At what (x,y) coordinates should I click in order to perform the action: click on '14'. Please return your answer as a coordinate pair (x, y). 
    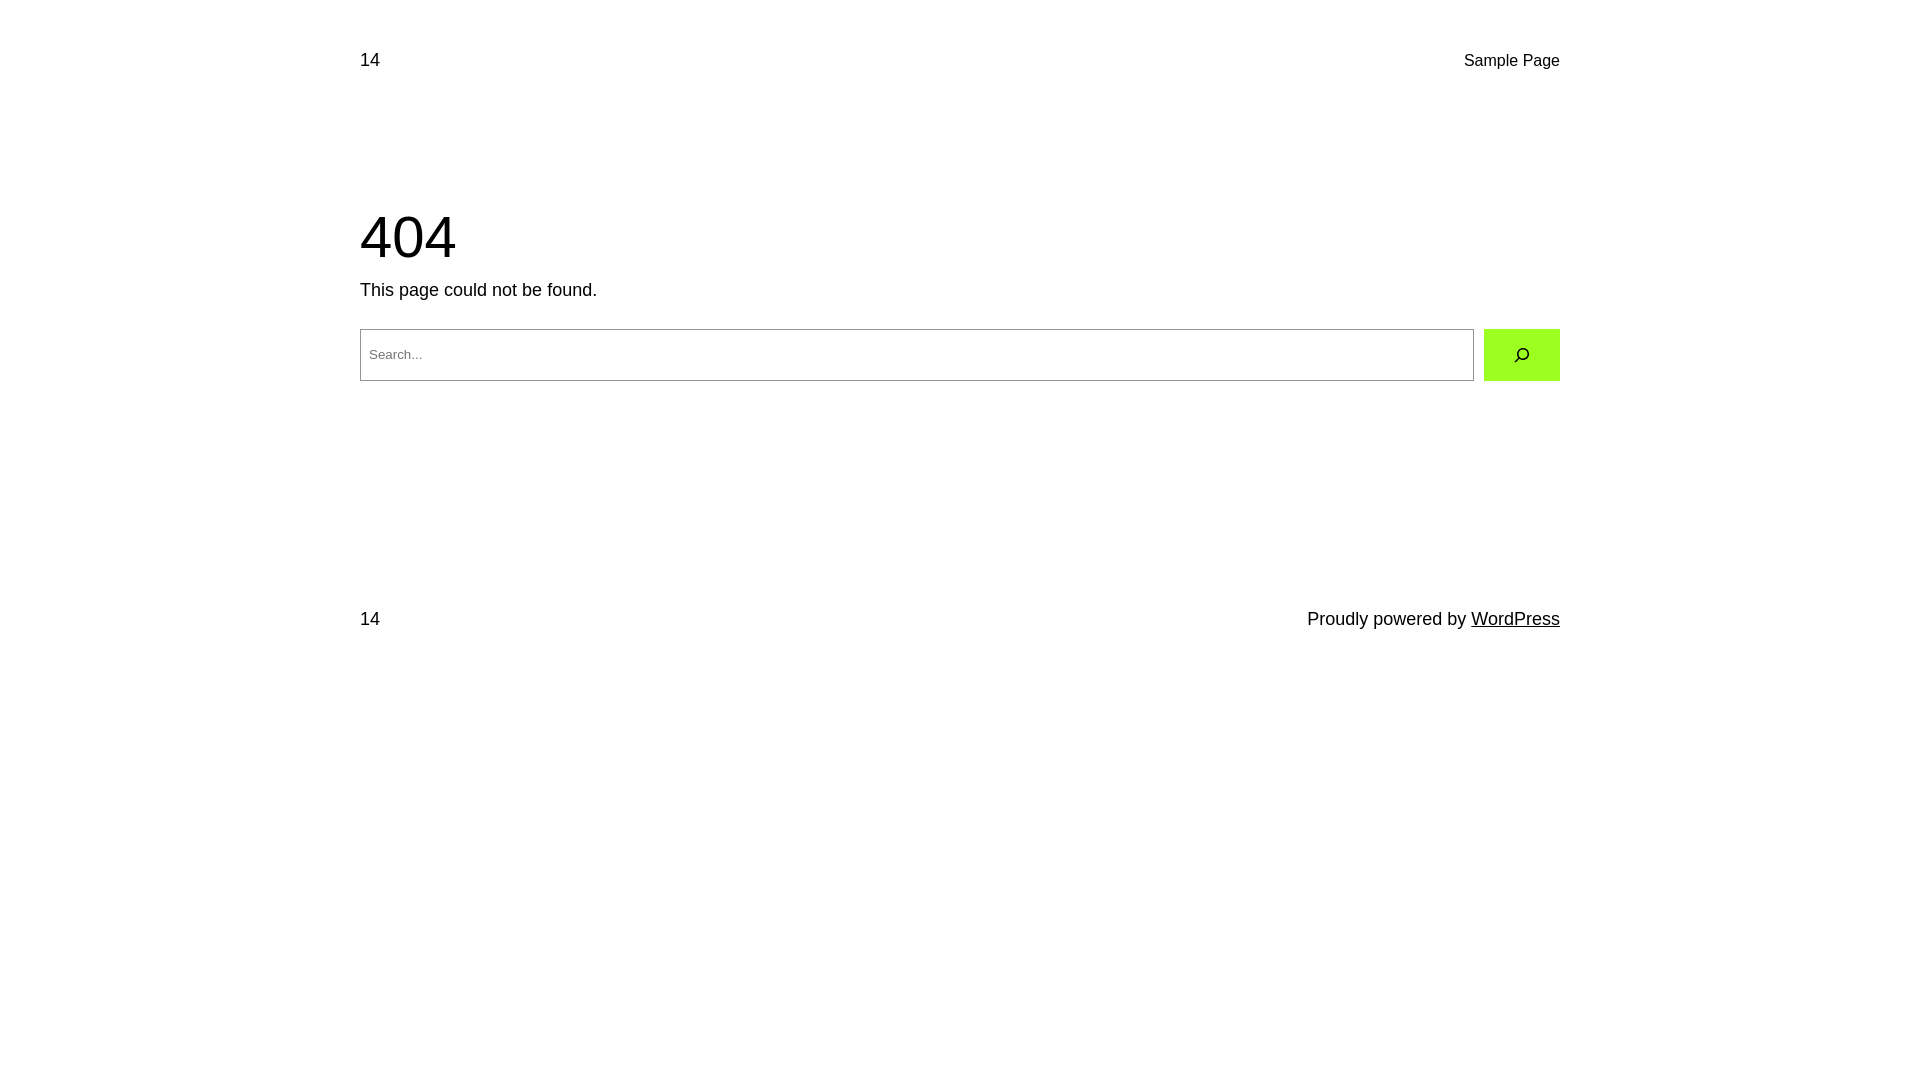
    Looking at the image, I should click on (369, 617).